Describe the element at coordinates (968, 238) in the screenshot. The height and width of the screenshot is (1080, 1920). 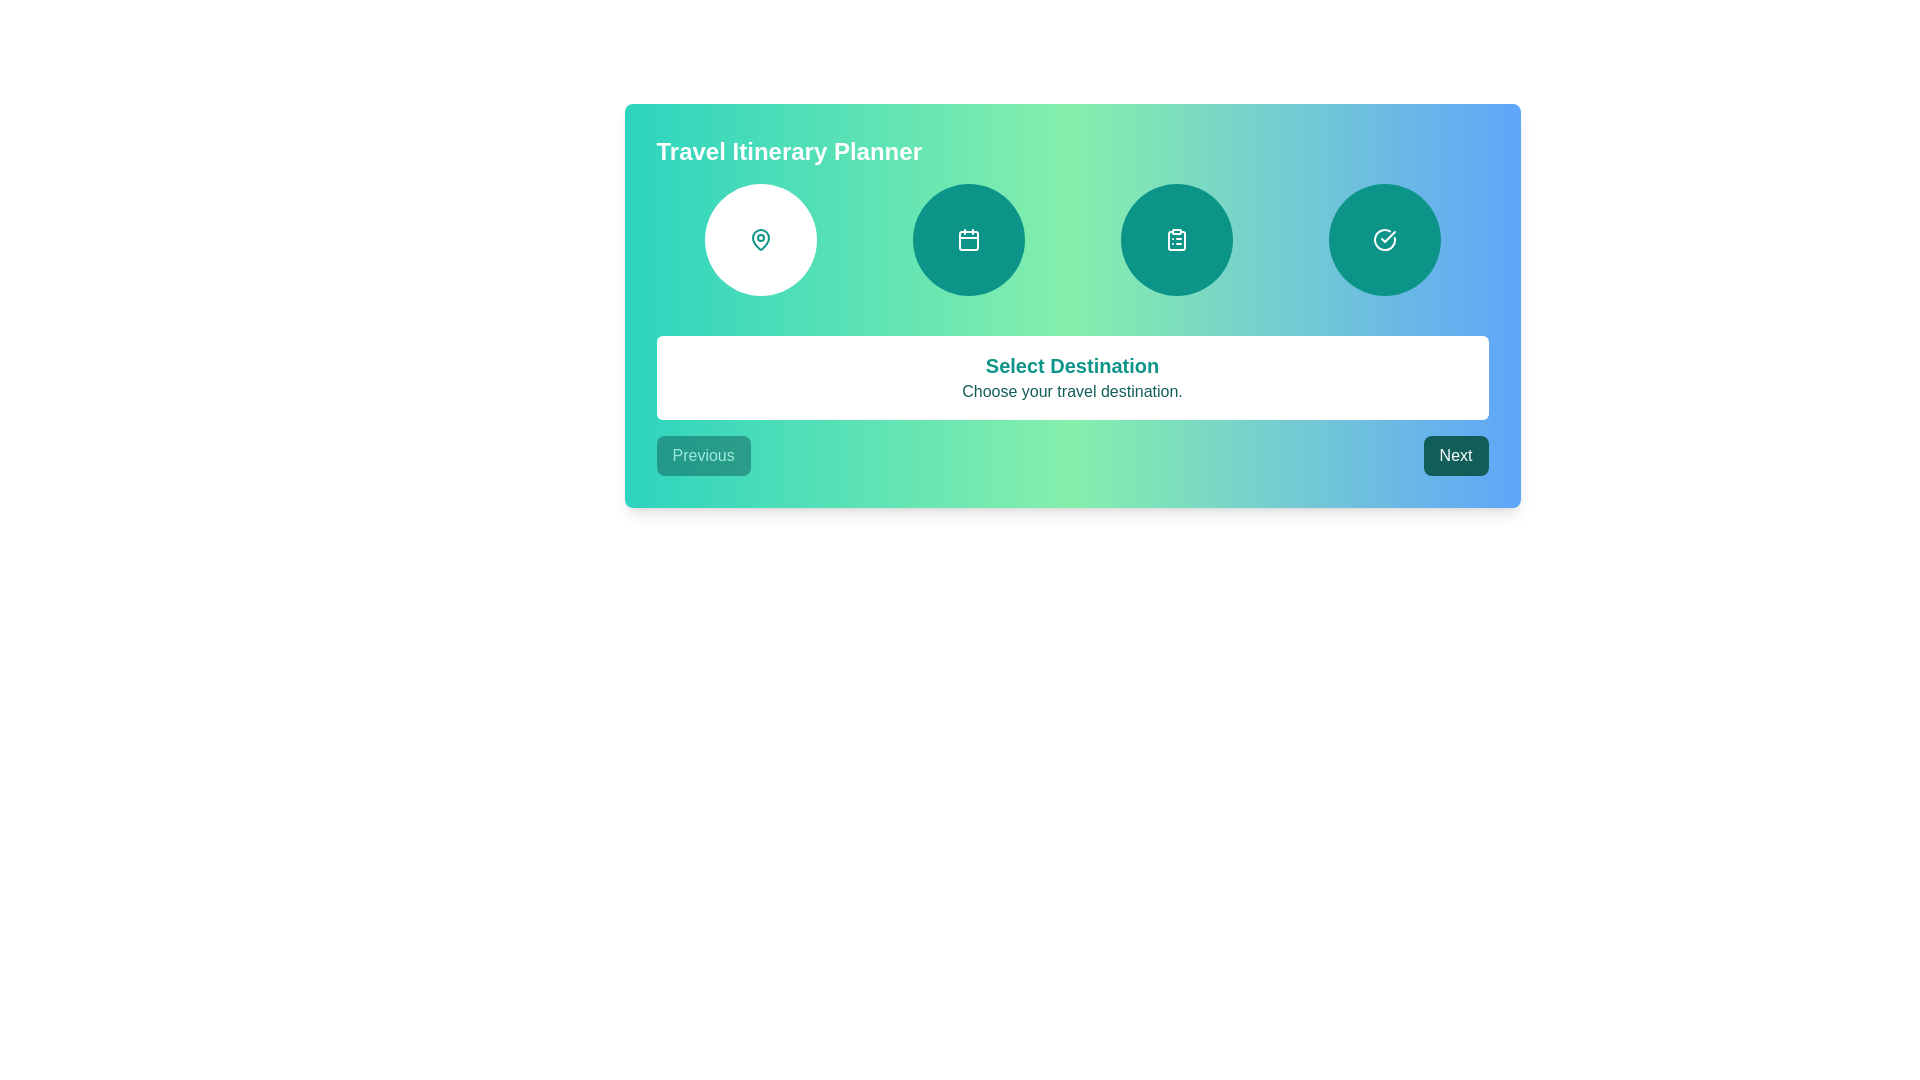
I see `the circular teal green button with a white calendar icon` at that location.